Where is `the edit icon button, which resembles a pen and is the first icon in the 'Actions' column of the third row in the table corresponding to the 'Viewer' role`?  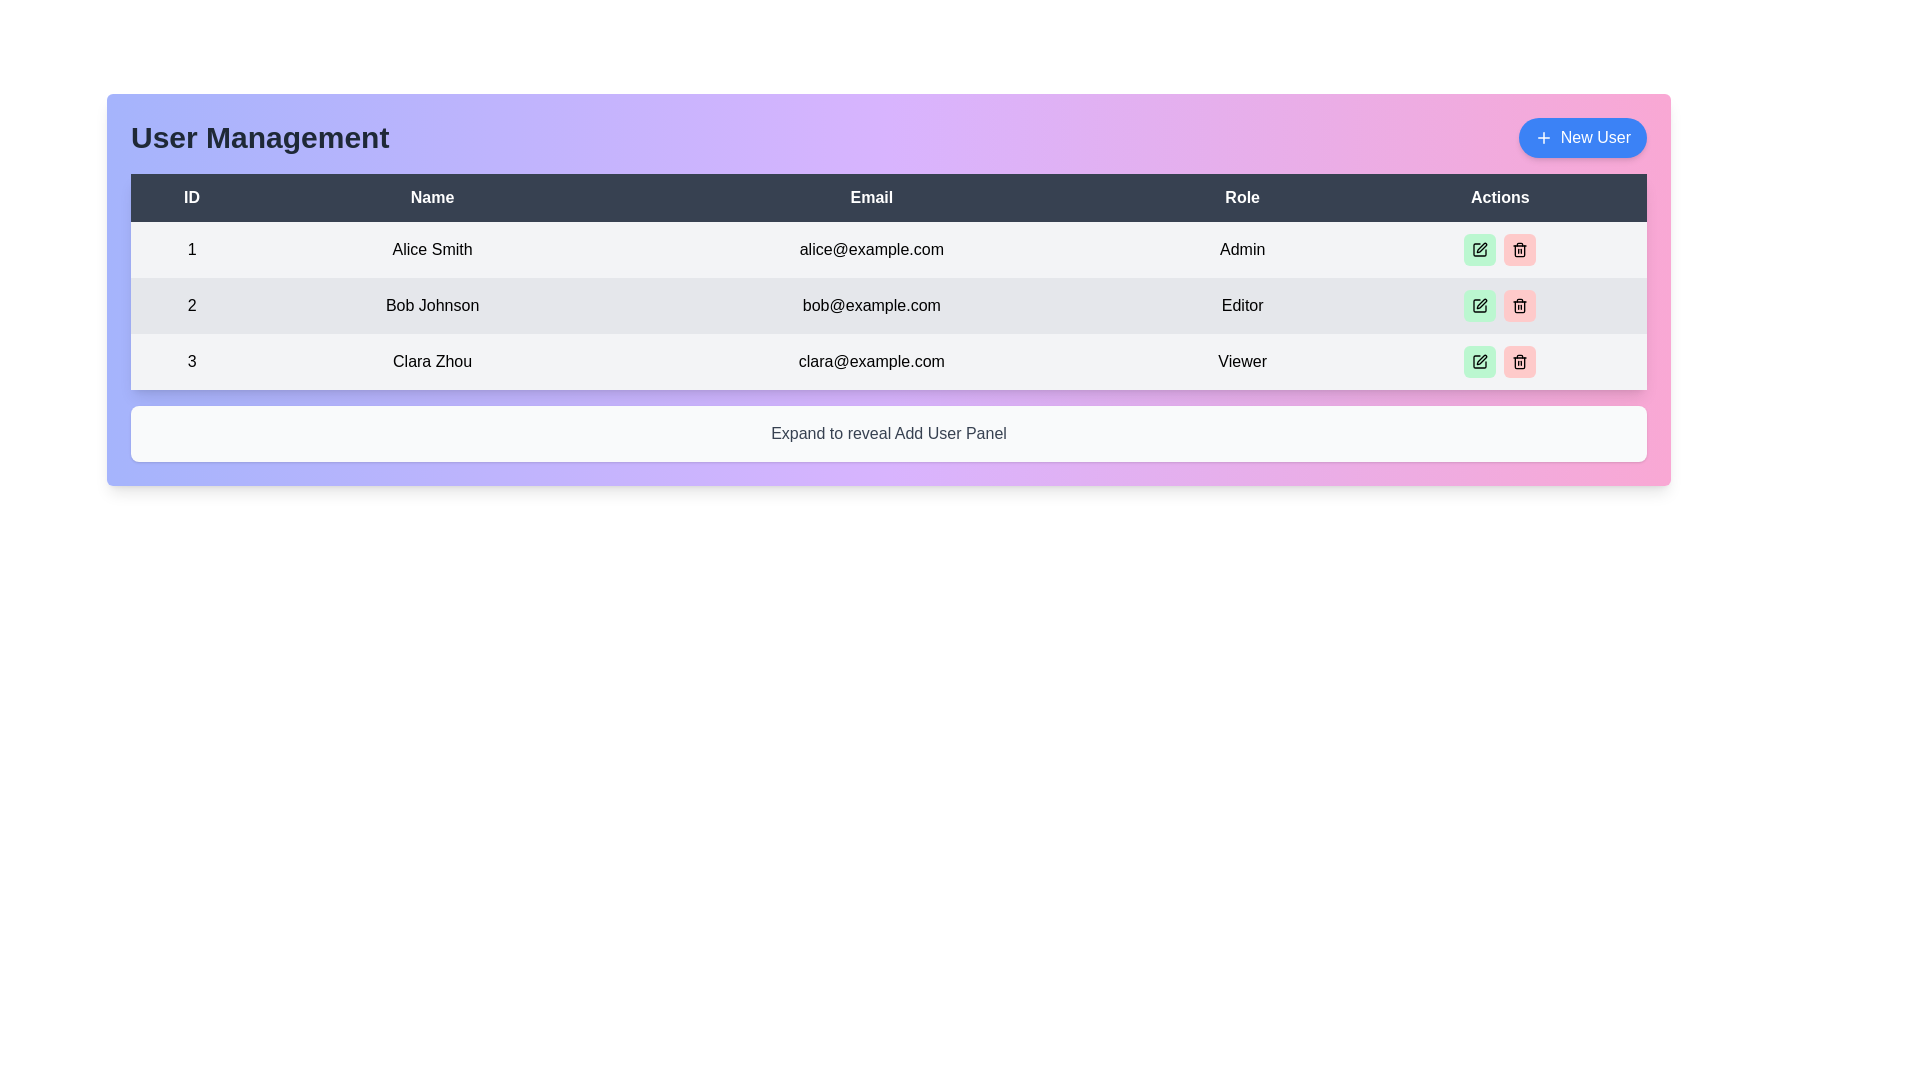 the edit icon button, which resembles a pen and is the first icon in the 'Actions' column of the third row in the table corresponding to the 'Viewer' role is located at coordinates (1482, 358).